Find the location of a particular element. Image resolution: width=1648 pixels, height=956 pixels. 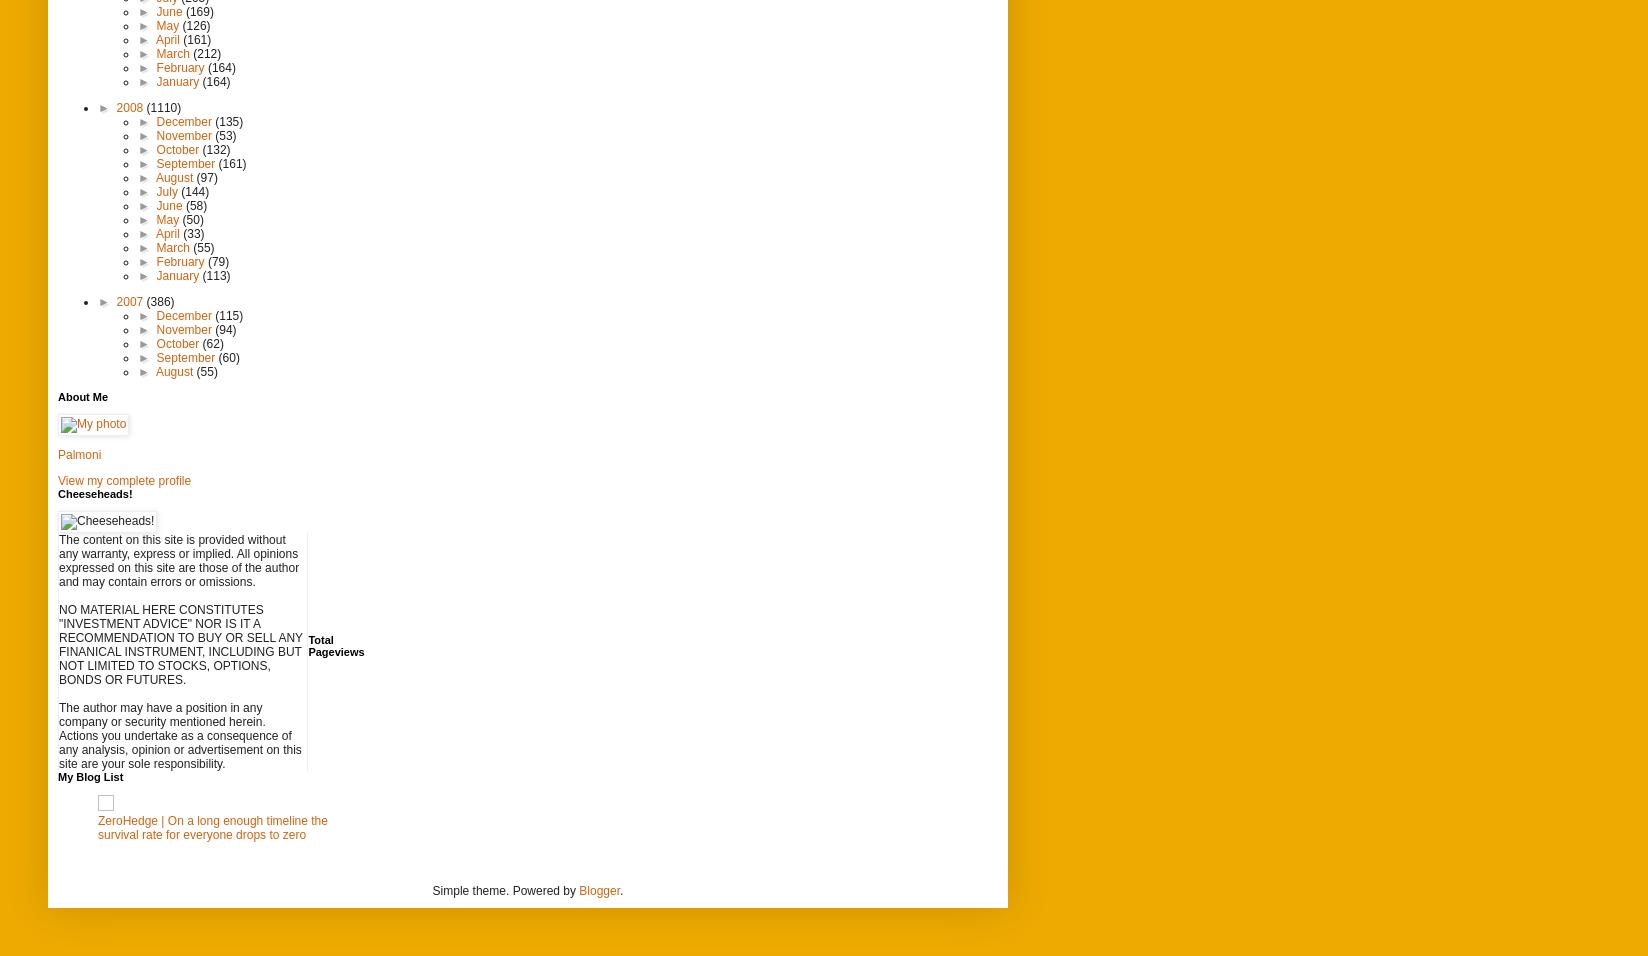

'The content on this site is provided without any warranty, express or implied. All opinions expressed on this site are those of the author and may contain errors or omissions.' is located at coordinates (58, 559).